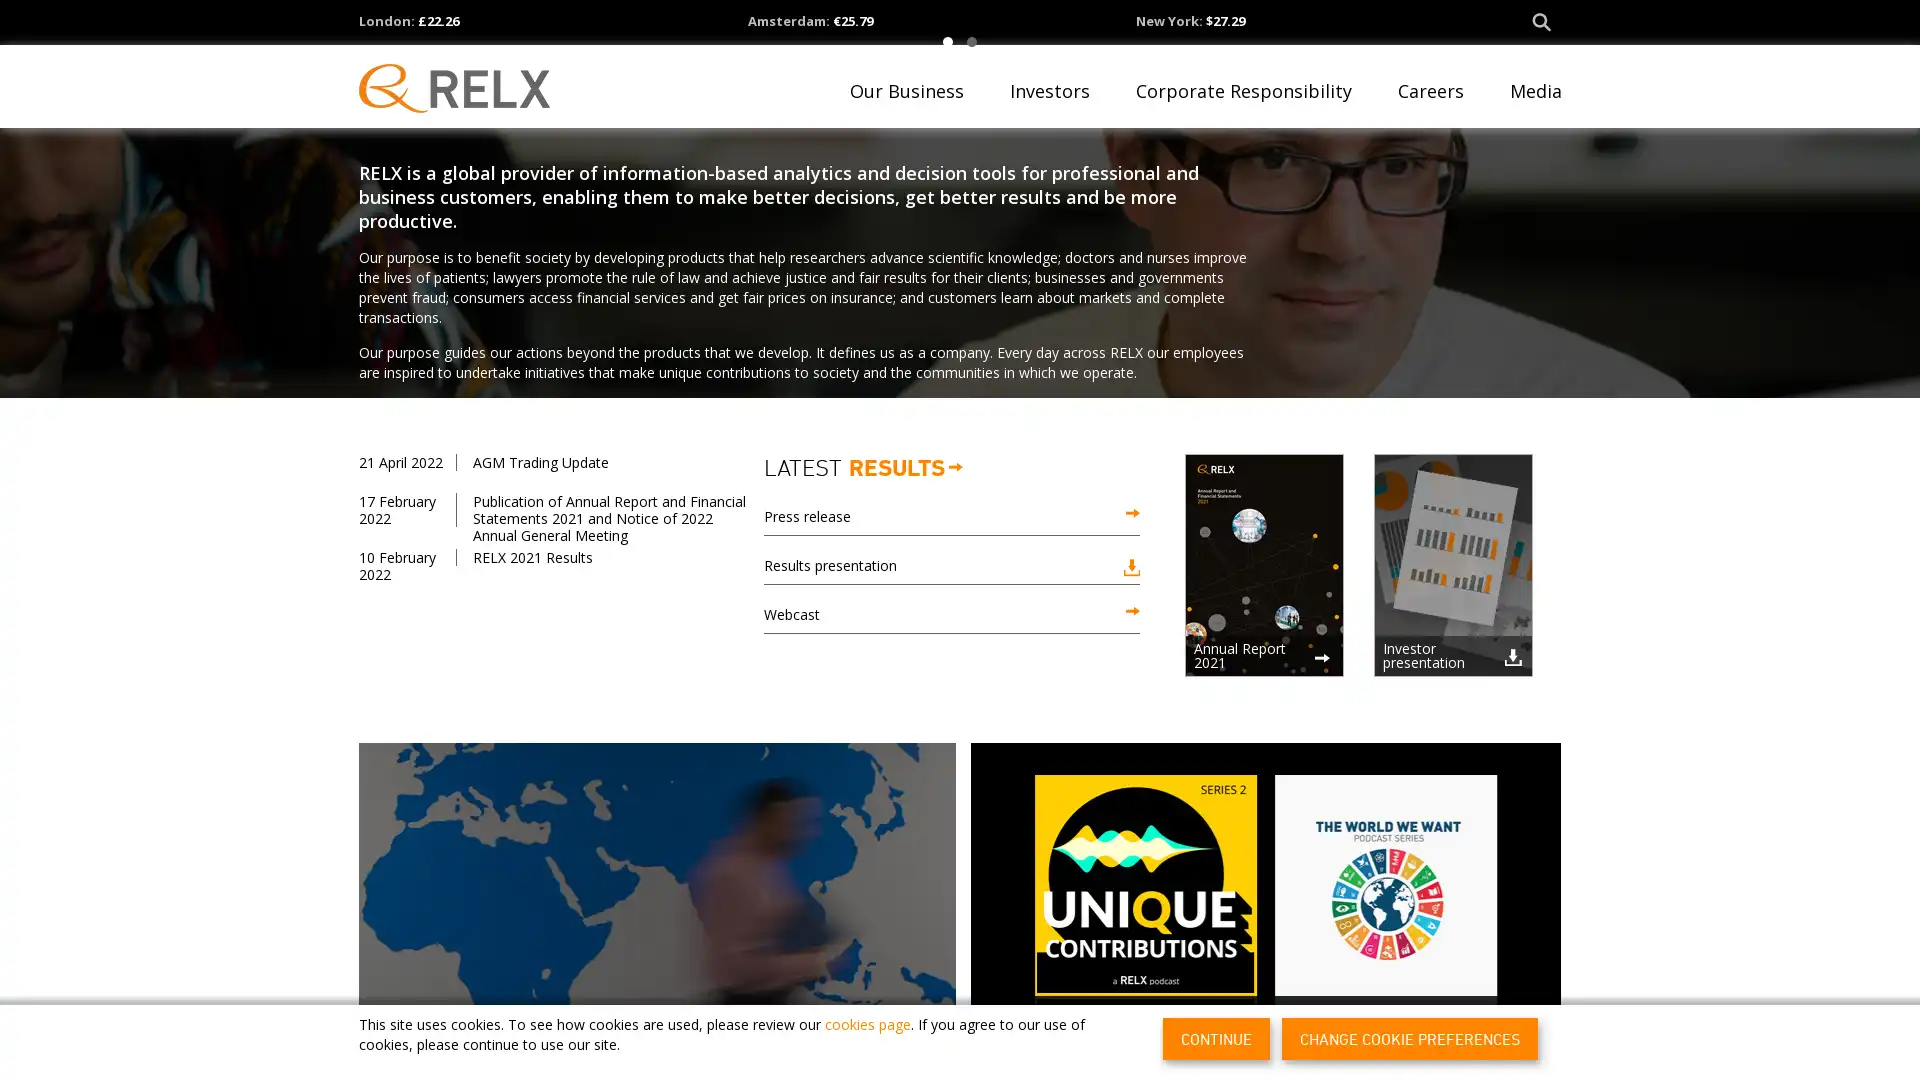 This screenshot has width=1920, height=1080. I want to click on CHANGE COOKIE PREFERENCES, so click(1418, 1037).